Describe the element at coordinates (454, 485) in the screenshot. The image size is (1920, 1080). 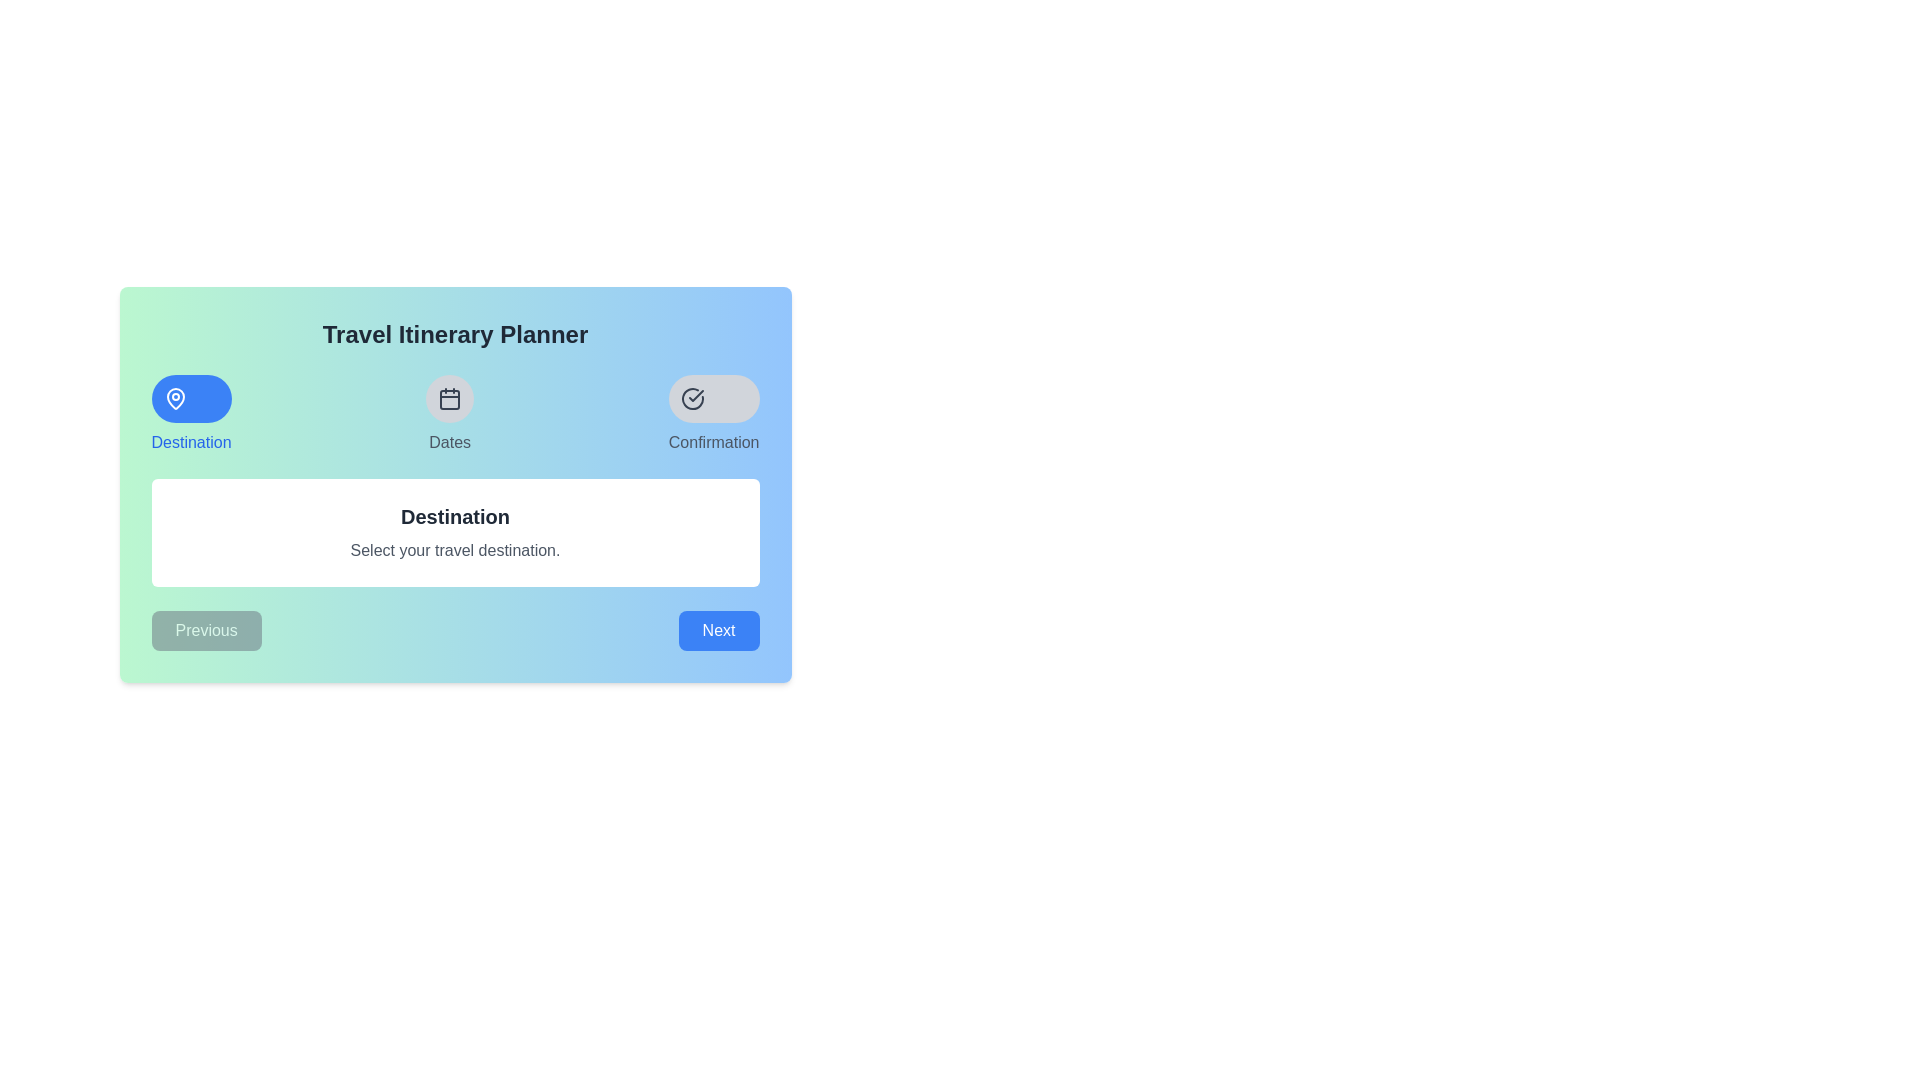
I see `the content display card for the 'Destination' selection step in the travel itinerary planner` at that location.